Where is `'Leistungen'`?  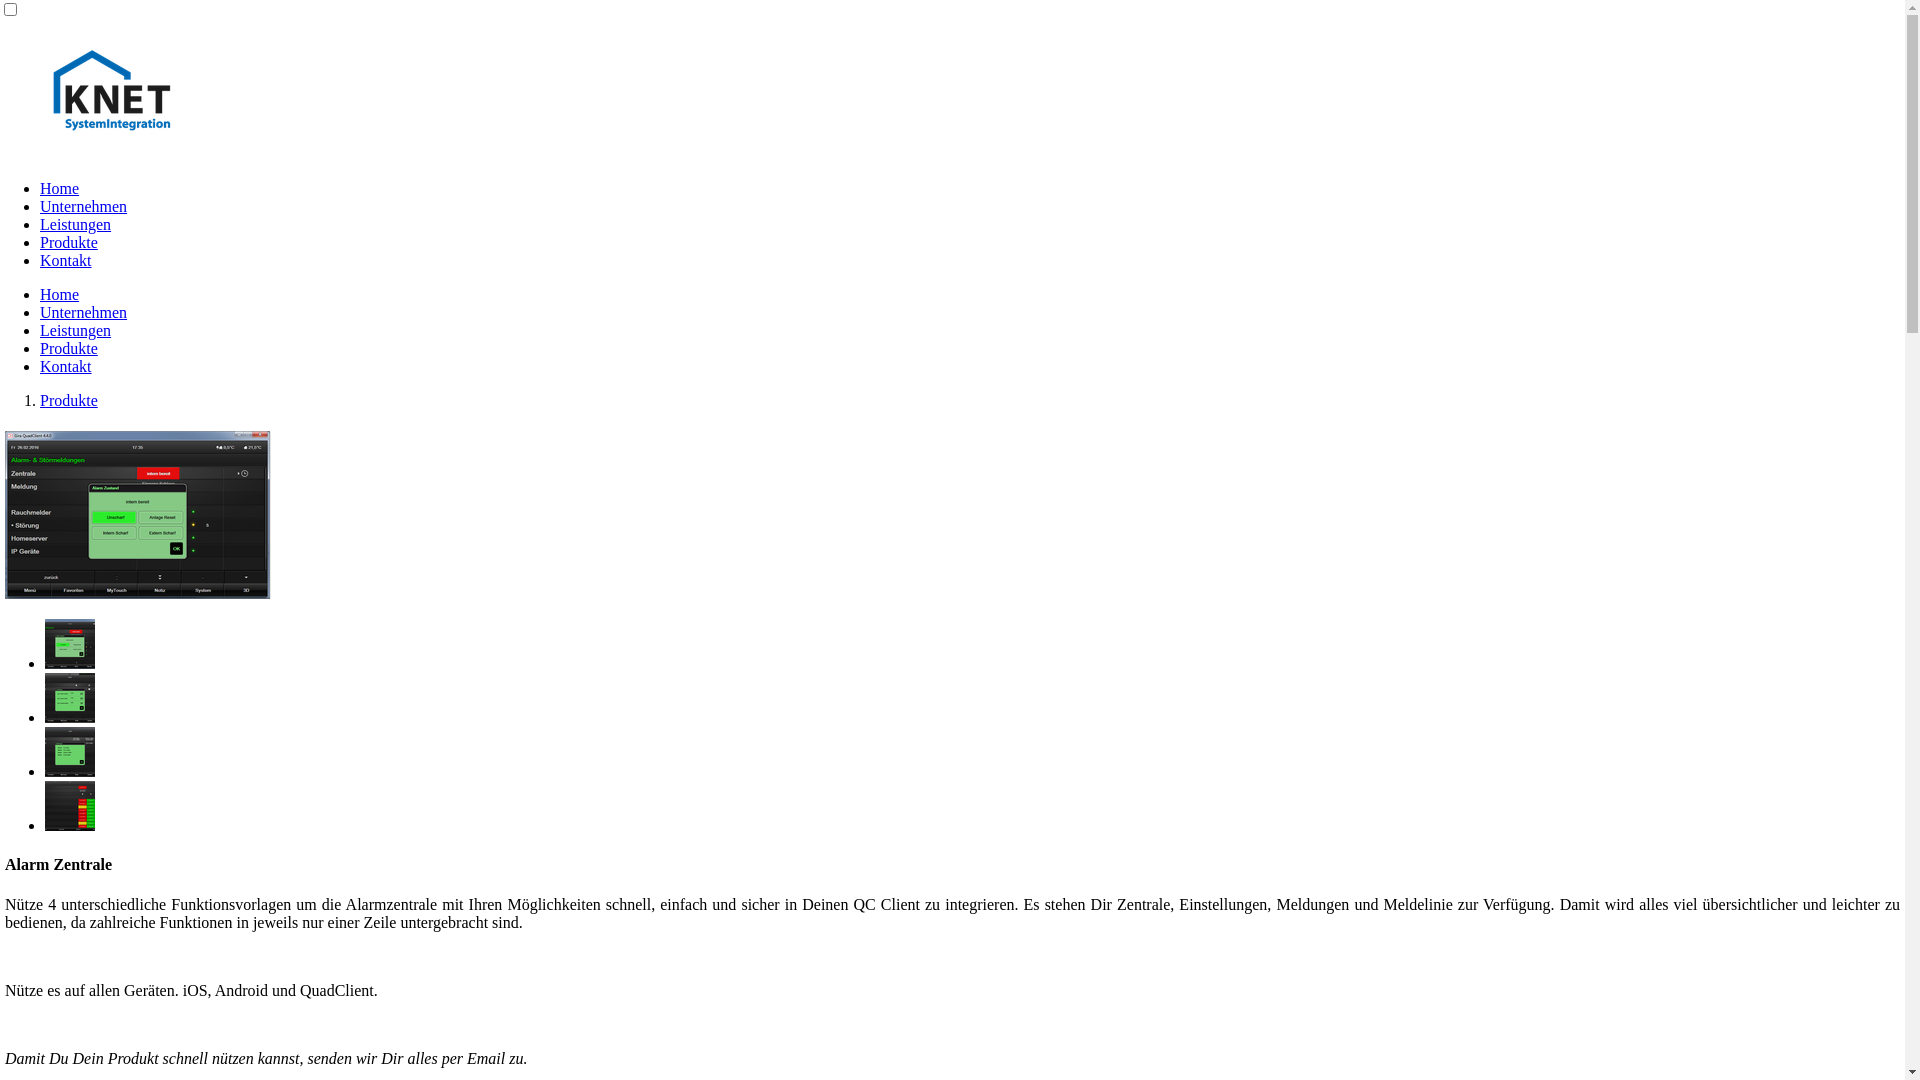
'Leistungen' is located at coordinates (75, 329).